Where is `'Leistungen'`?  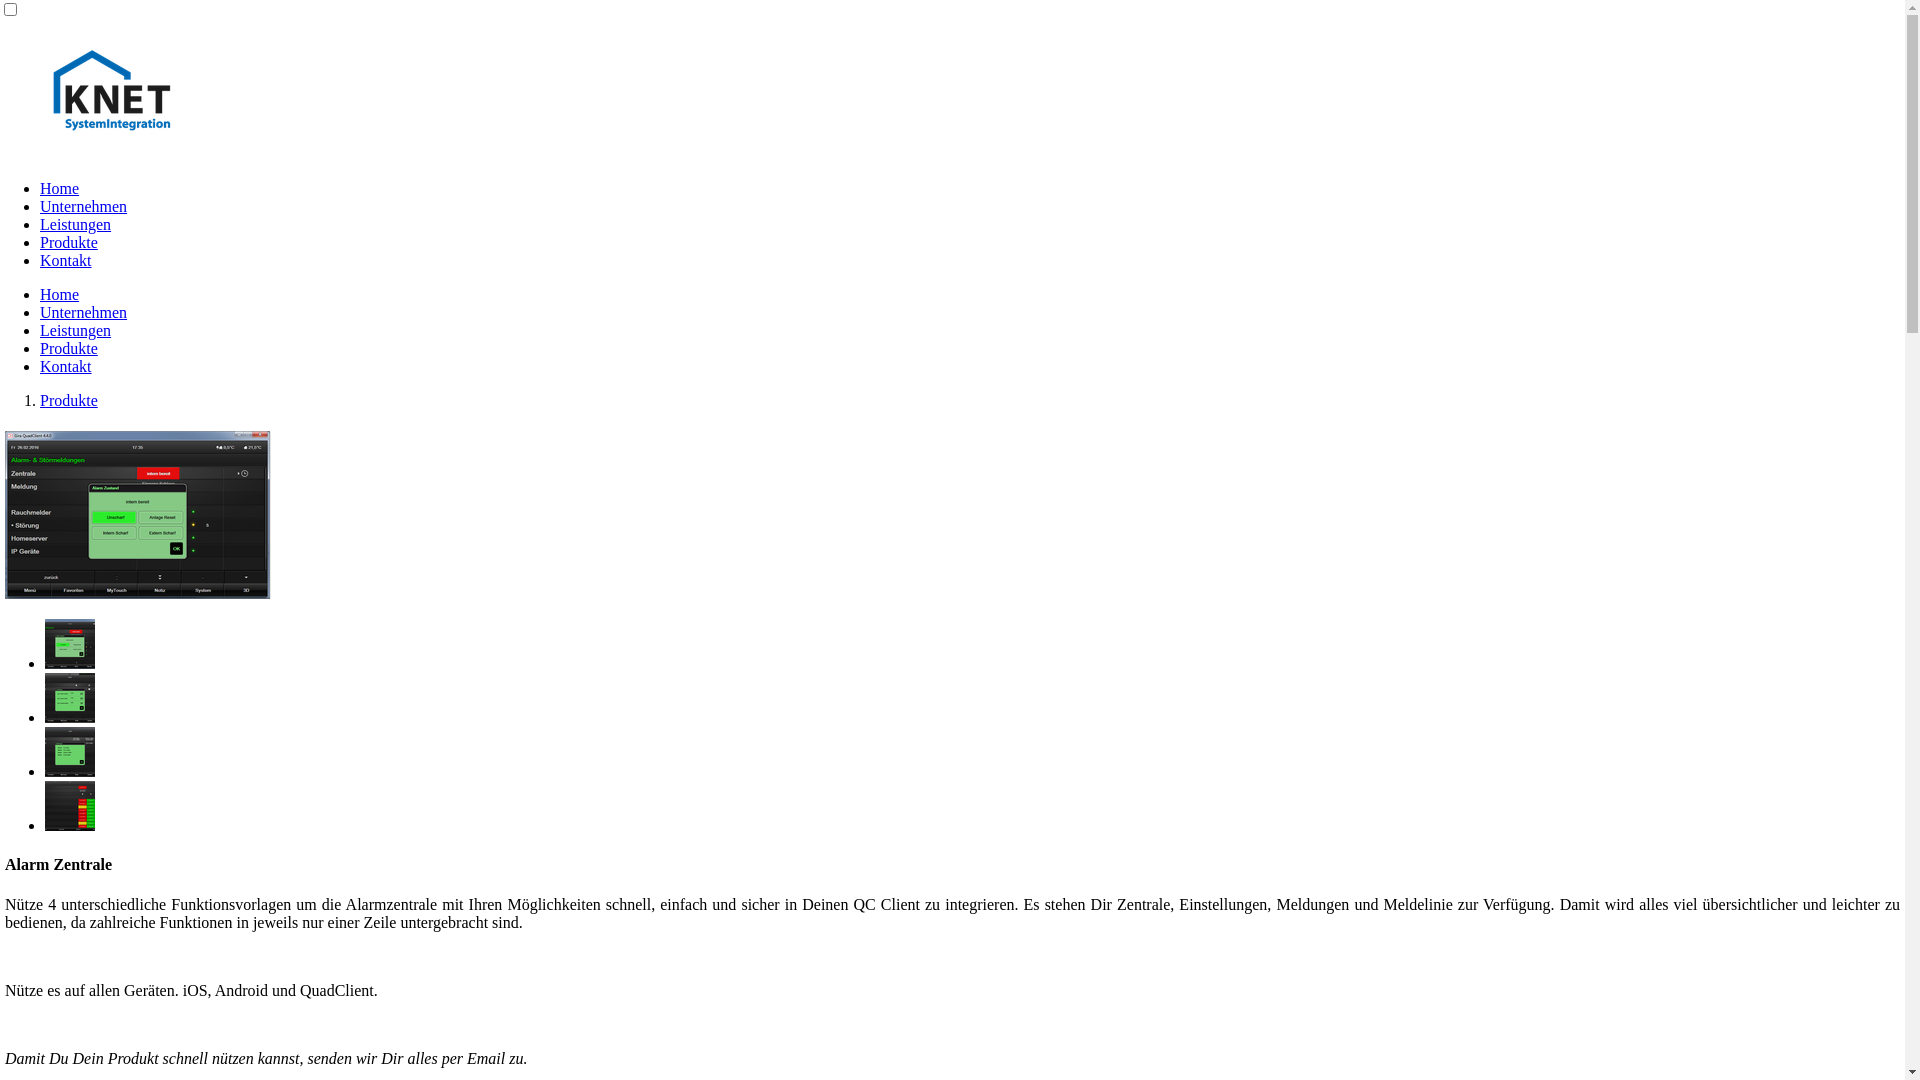
'Leistungen' is located at coordinates (75, 329).